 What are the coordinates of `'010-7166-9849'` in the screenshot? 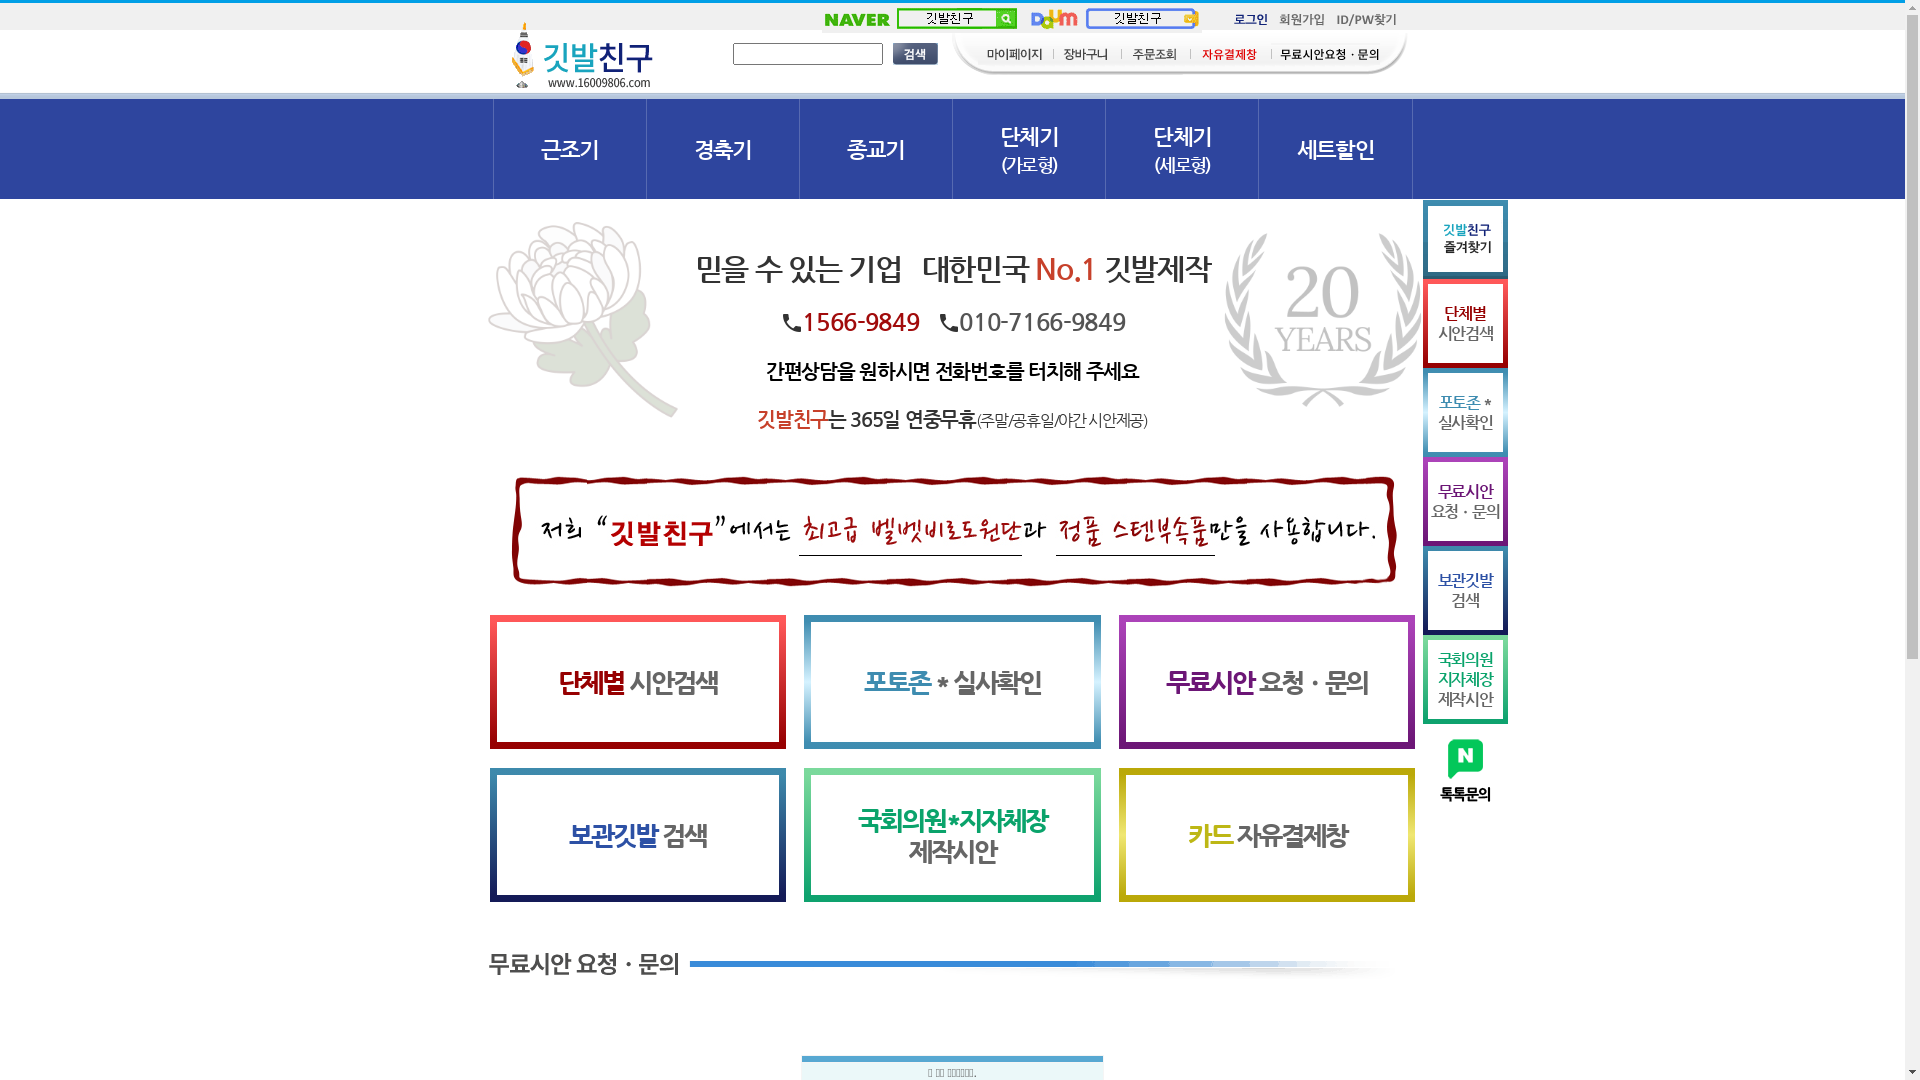 It's located at (1040, 320).